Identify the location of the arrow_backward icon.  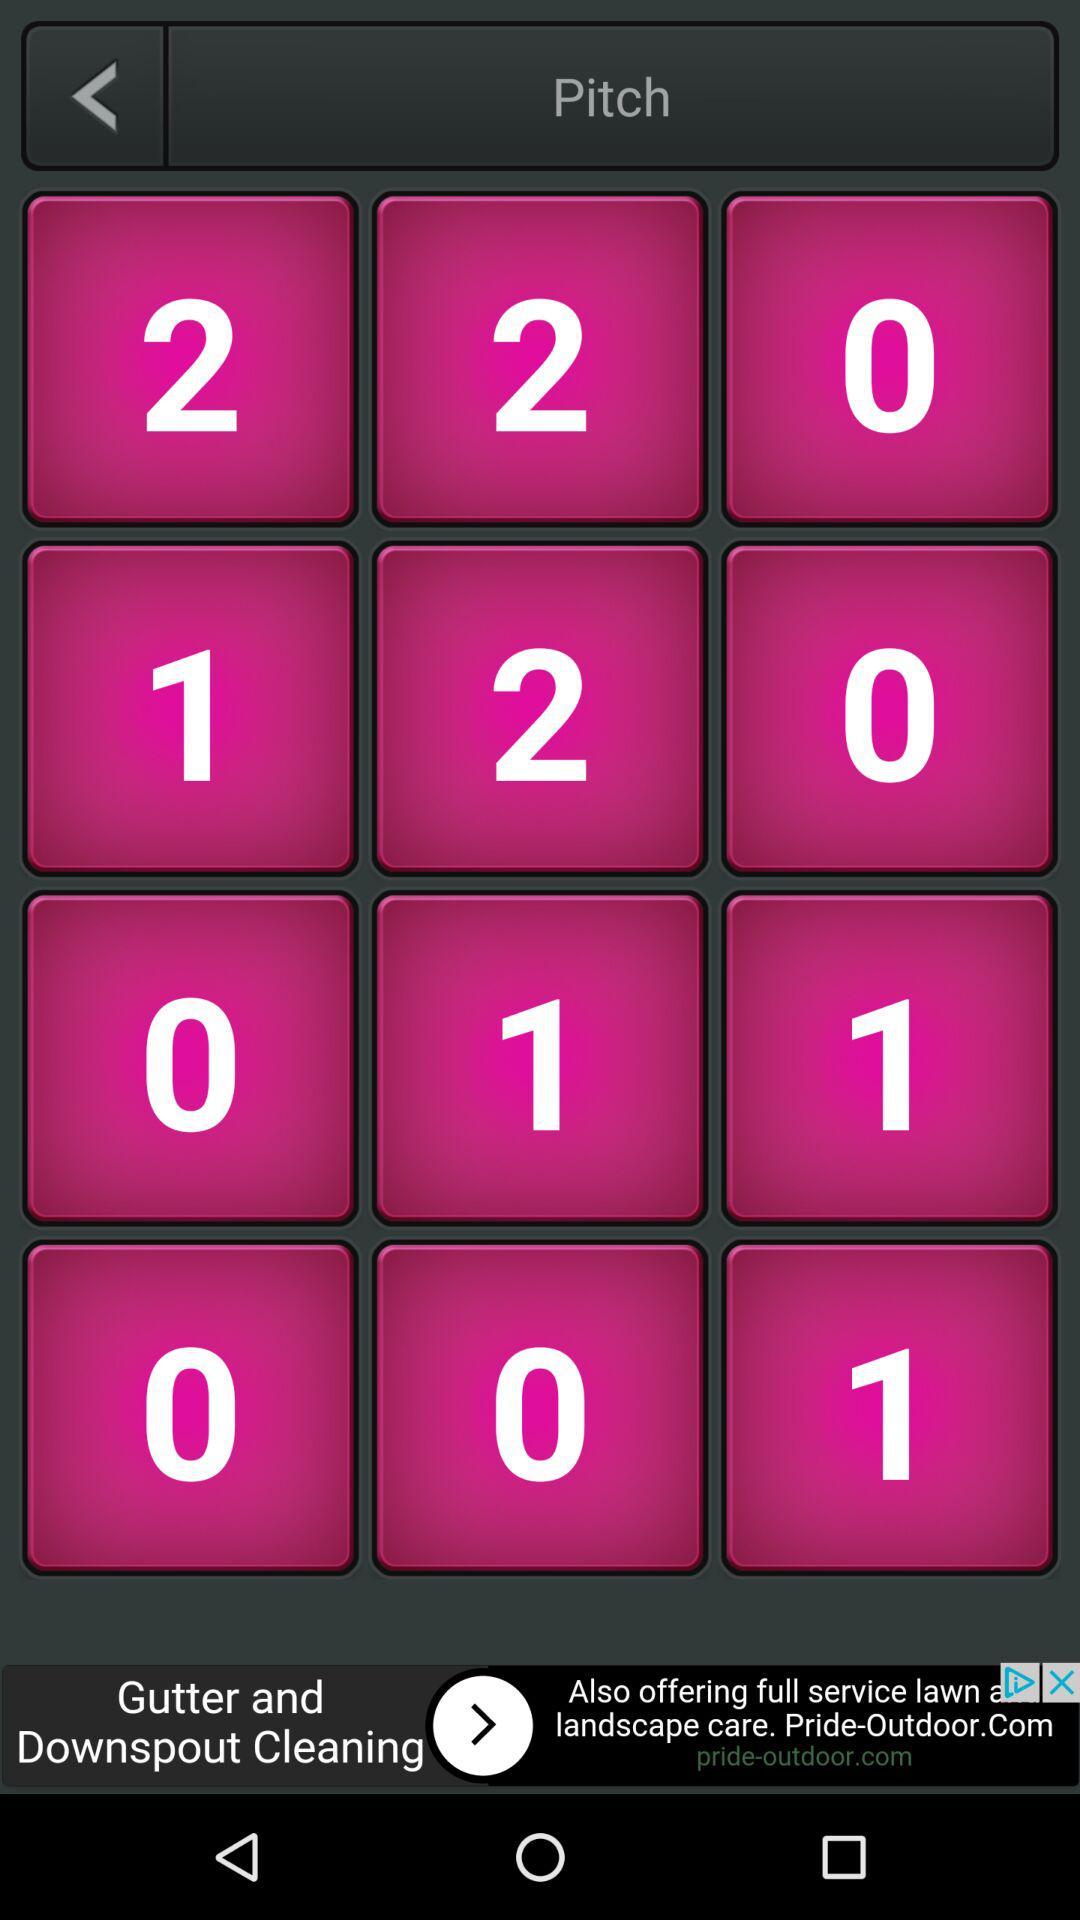
(93, 95).